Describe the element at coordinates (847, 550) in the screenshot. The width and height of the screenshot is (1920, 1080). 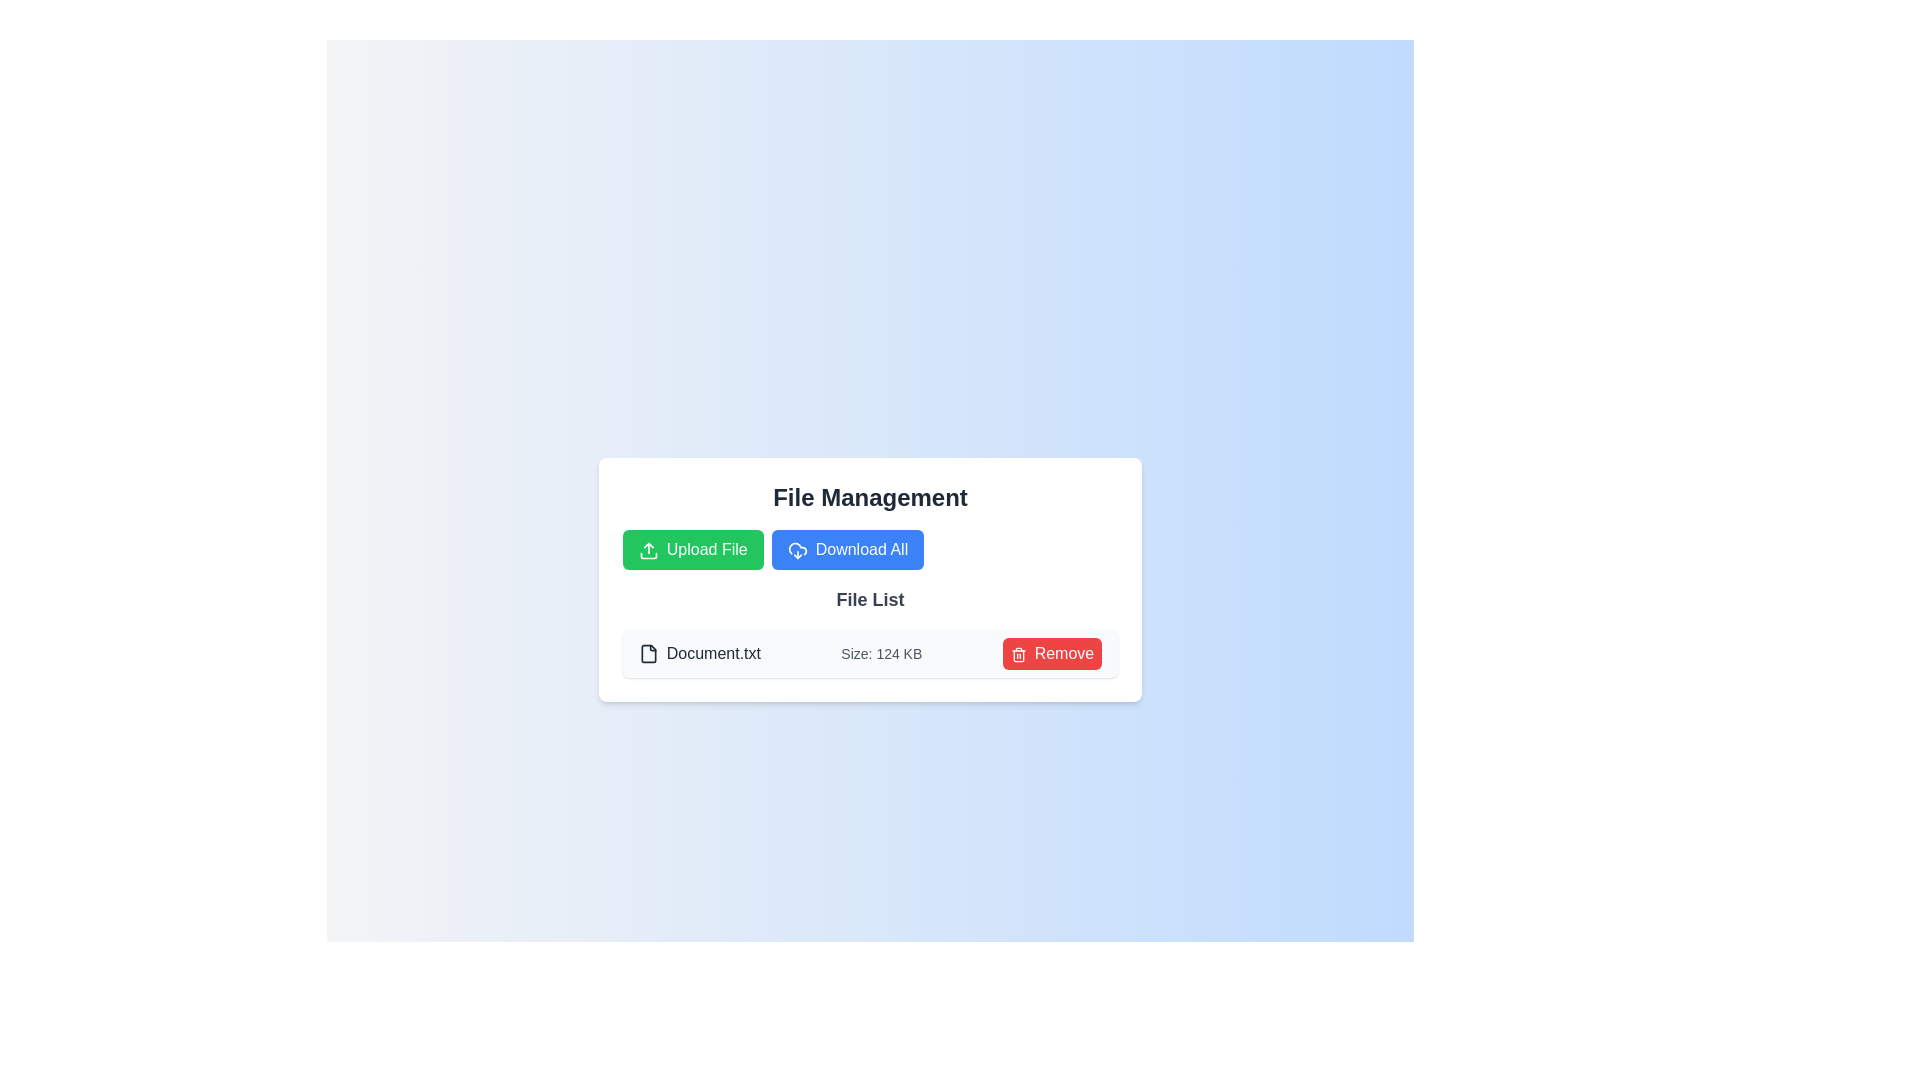
I see `the download button, which is located directly to the right of the 'Upload File' button in the File Management panel, to change its color` at that location.